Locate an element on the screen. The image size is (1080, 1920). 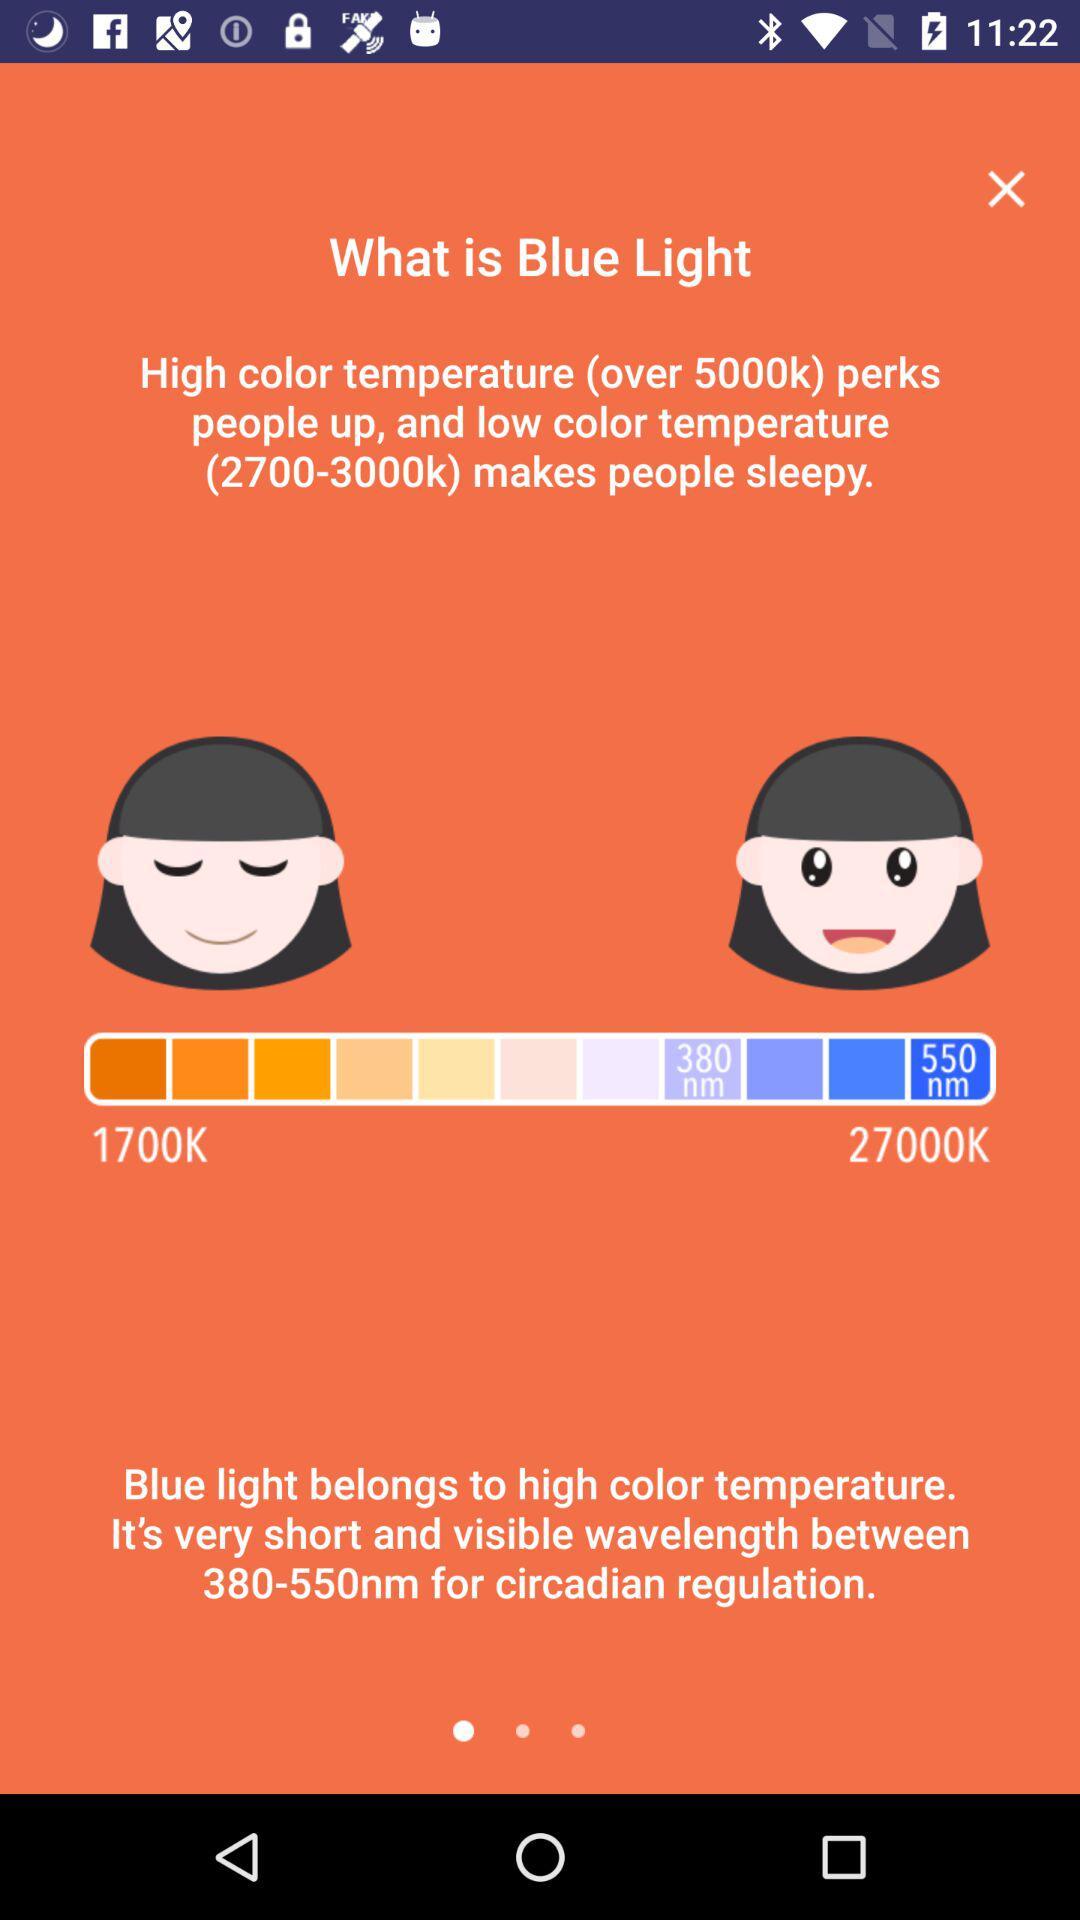
the menu is located at coordinates (1006, 188).